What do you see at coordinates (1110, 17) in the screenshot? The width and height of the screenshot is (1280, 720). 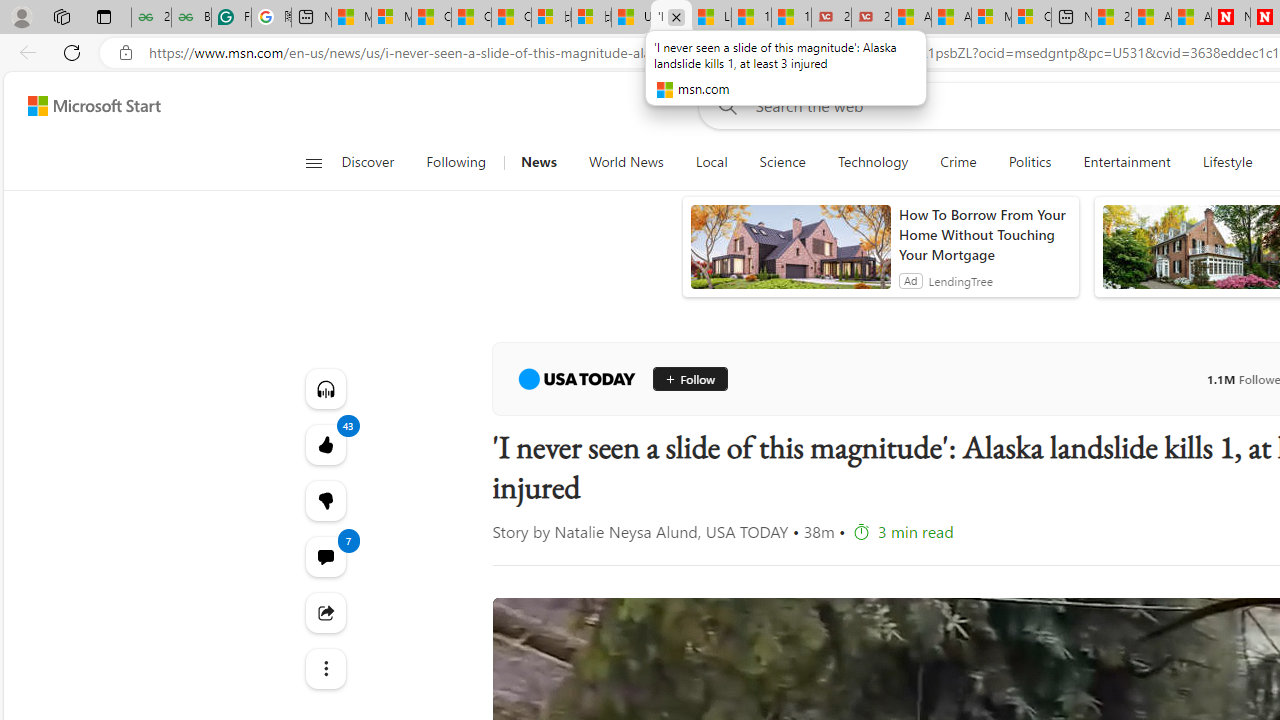 I see `'20 Ways to Boost Your Protein Intake at Every Meal'` at bounding box center [1110, 17].